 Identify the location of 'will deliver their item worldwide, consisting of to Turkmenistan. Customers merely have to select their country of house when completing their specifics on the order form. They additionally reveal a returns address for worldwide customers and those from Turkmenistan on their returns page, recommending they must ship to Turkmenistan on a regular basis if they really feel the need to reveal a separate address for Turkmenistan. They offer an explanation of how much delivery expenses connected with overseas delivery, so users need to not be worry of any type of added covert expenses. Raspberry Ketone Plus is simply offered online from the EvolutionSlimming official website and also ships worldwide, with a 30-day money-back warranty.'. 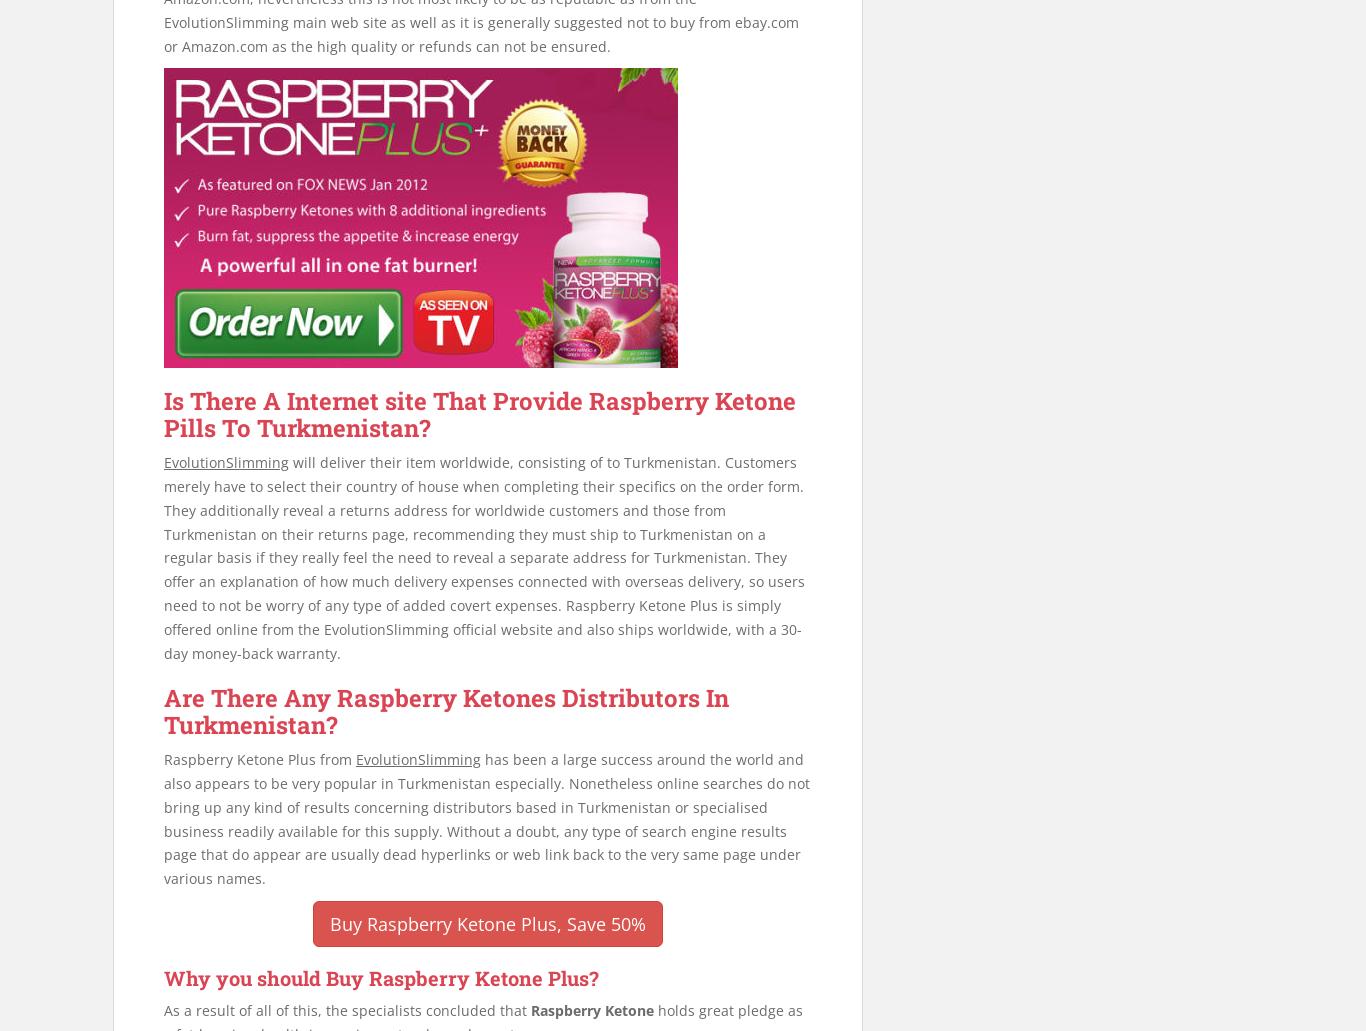
(484, 556).